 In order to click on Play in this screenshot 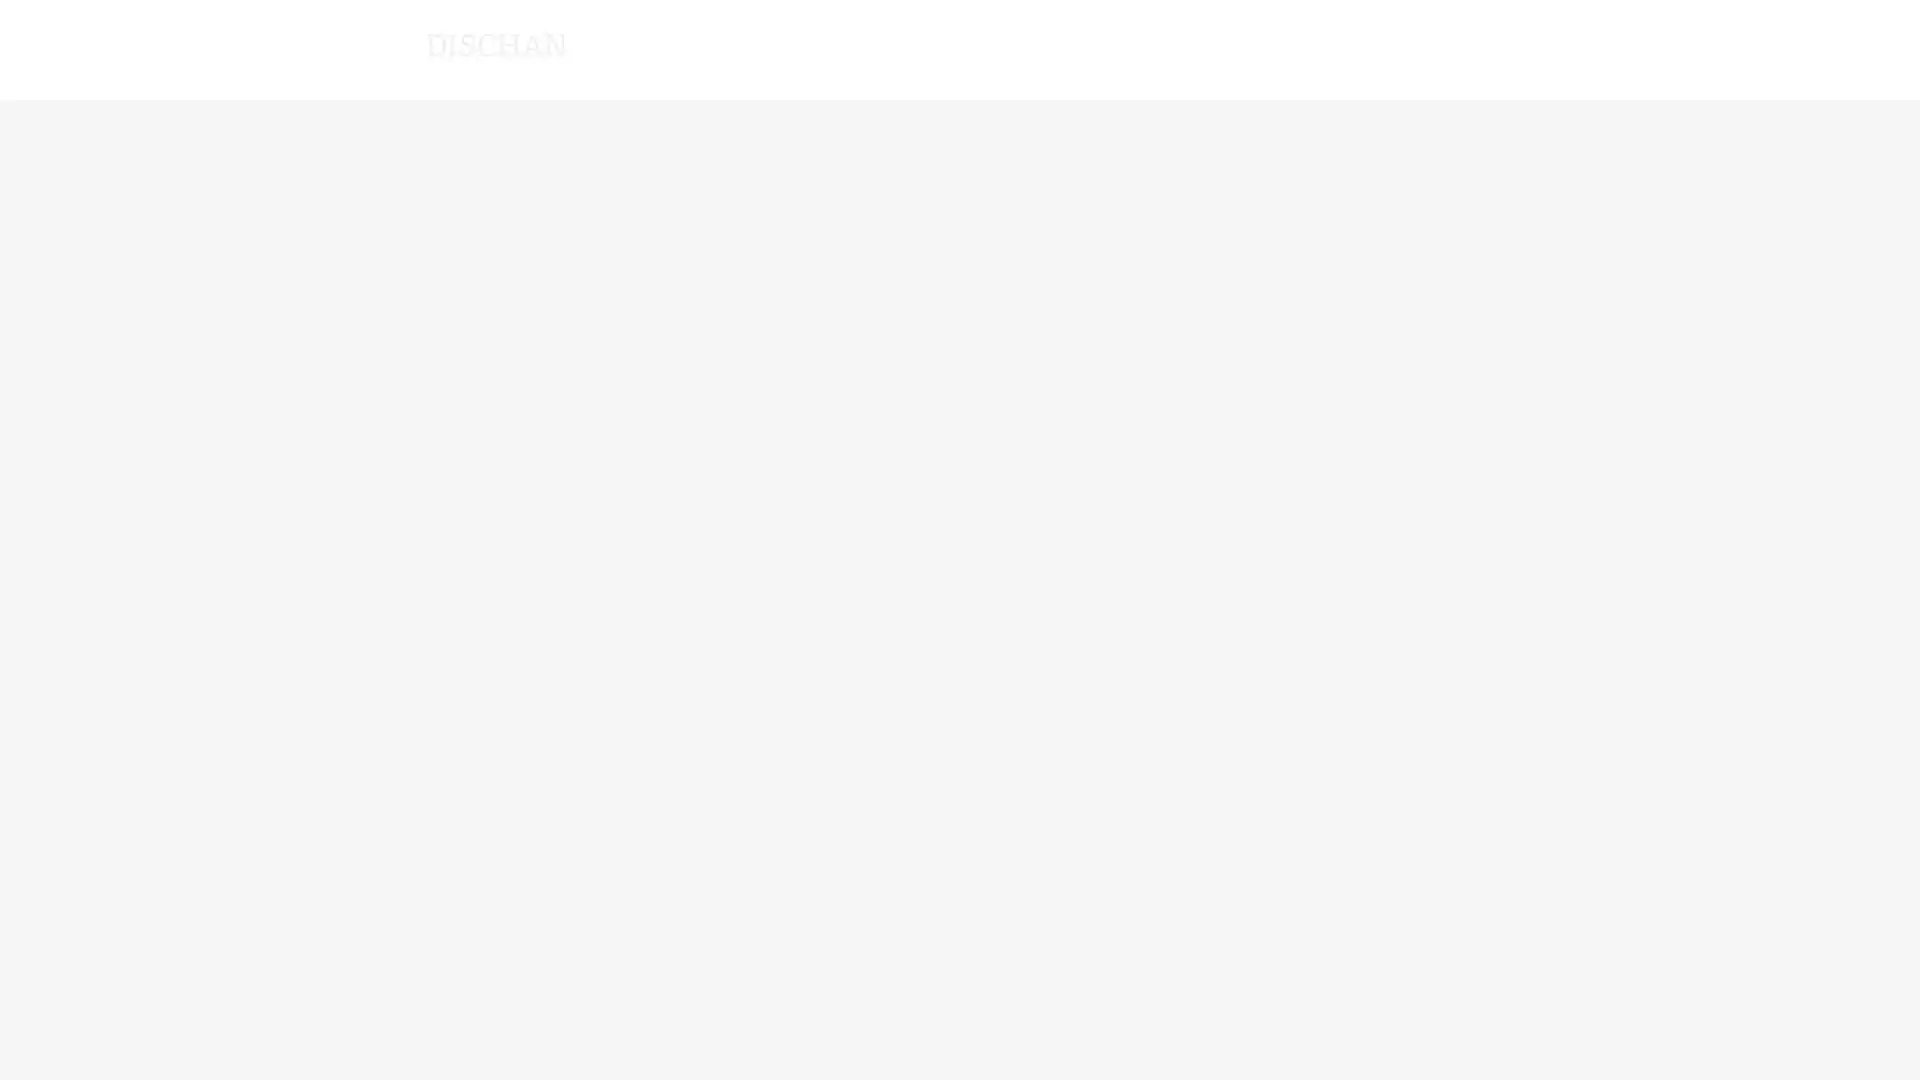, I will do `click(1266, 172)`.